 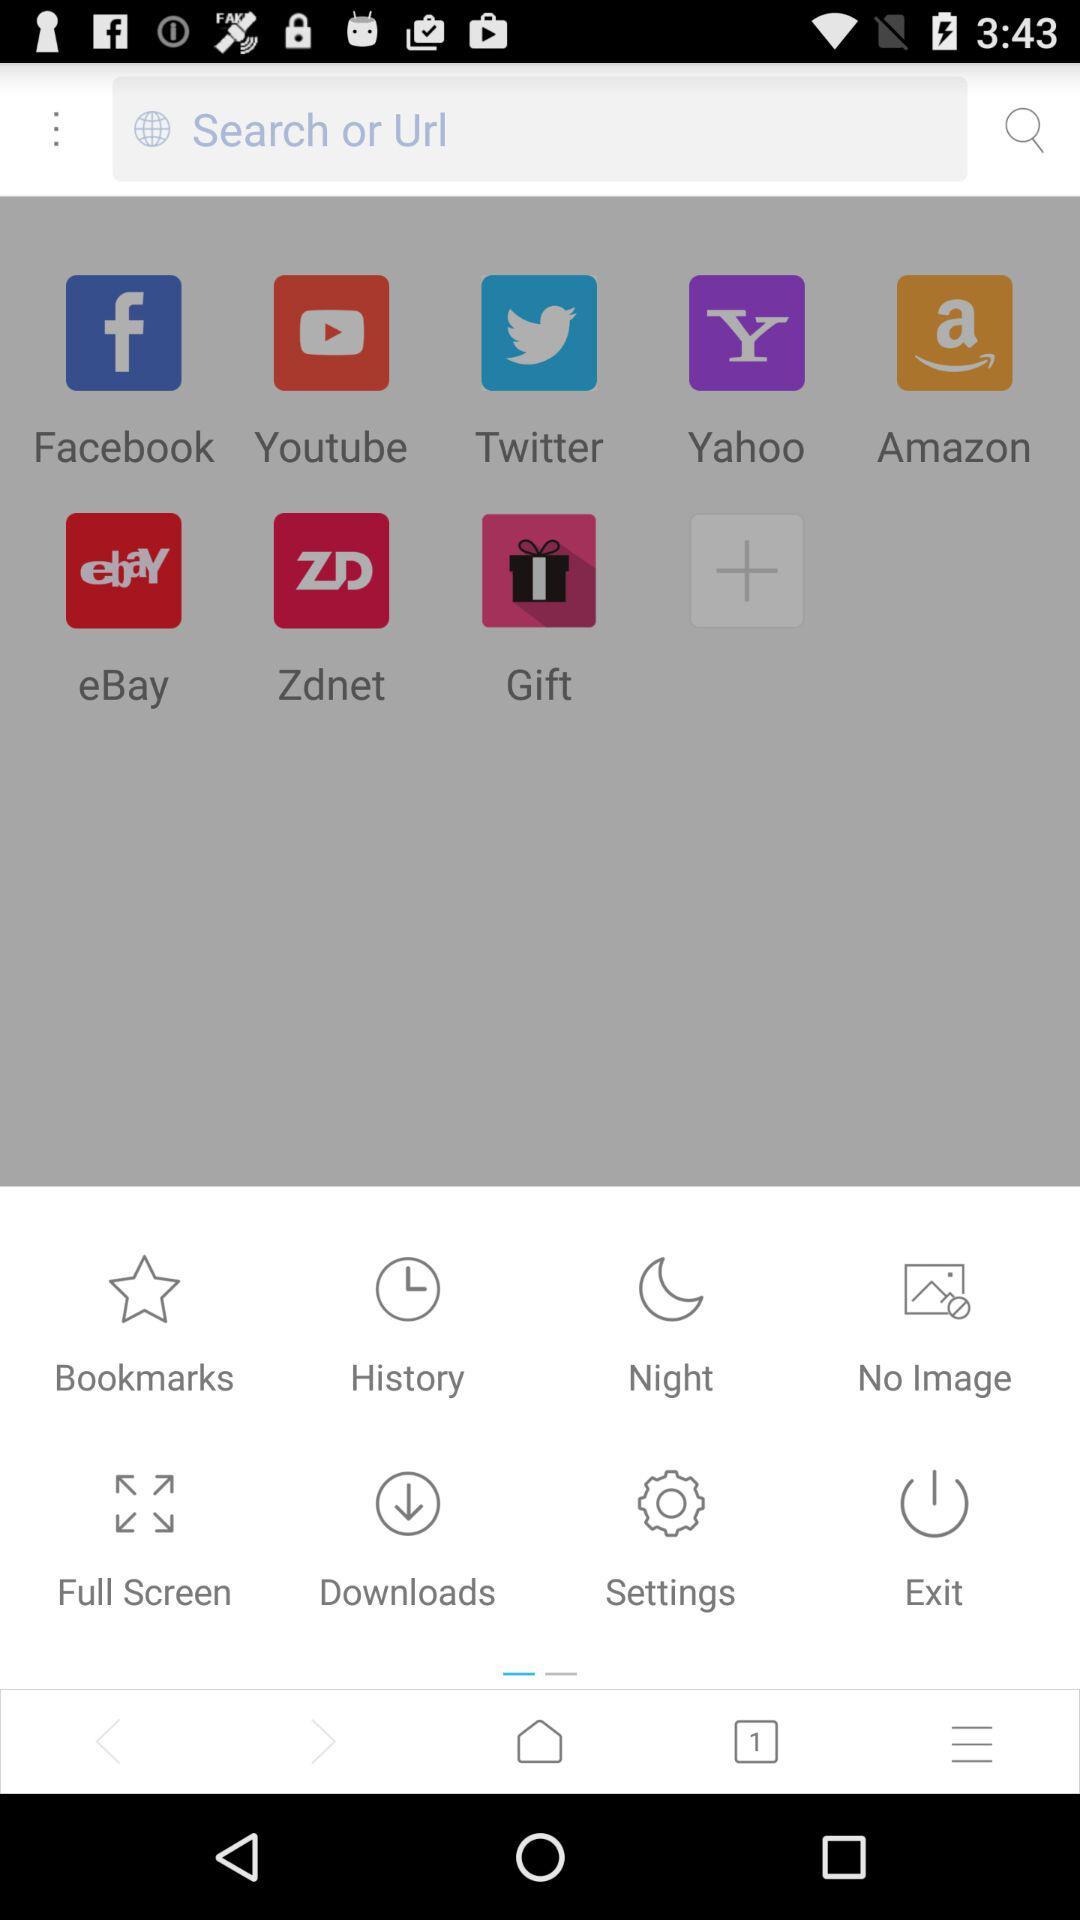 What do you see at coordinates (671, 1289) in the screenshot?
I see `the option which is above settings` at bounding box center [671, 1289].